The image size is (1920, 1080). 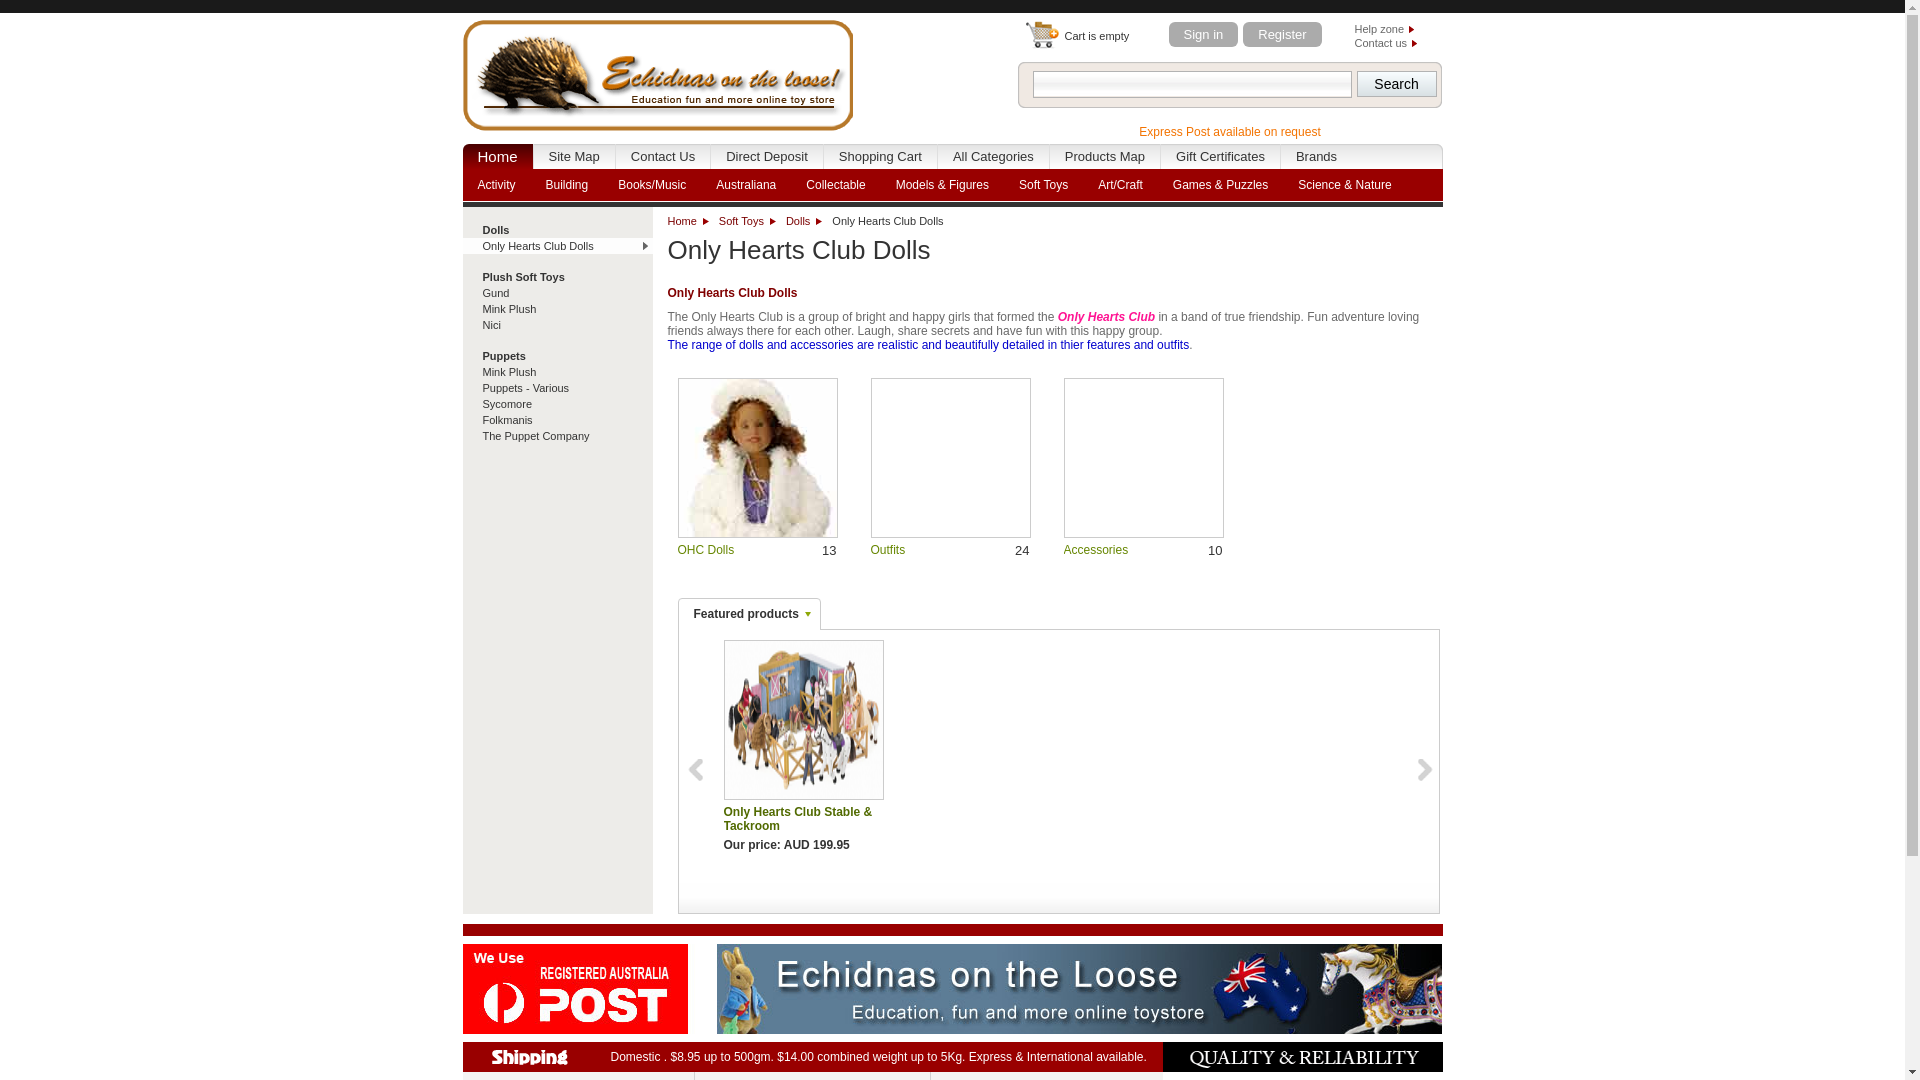 What do you see at coordinates (1120, 185) in the screenshot?
I see `'Art/Craft'` at bounding box center [1120, 185].